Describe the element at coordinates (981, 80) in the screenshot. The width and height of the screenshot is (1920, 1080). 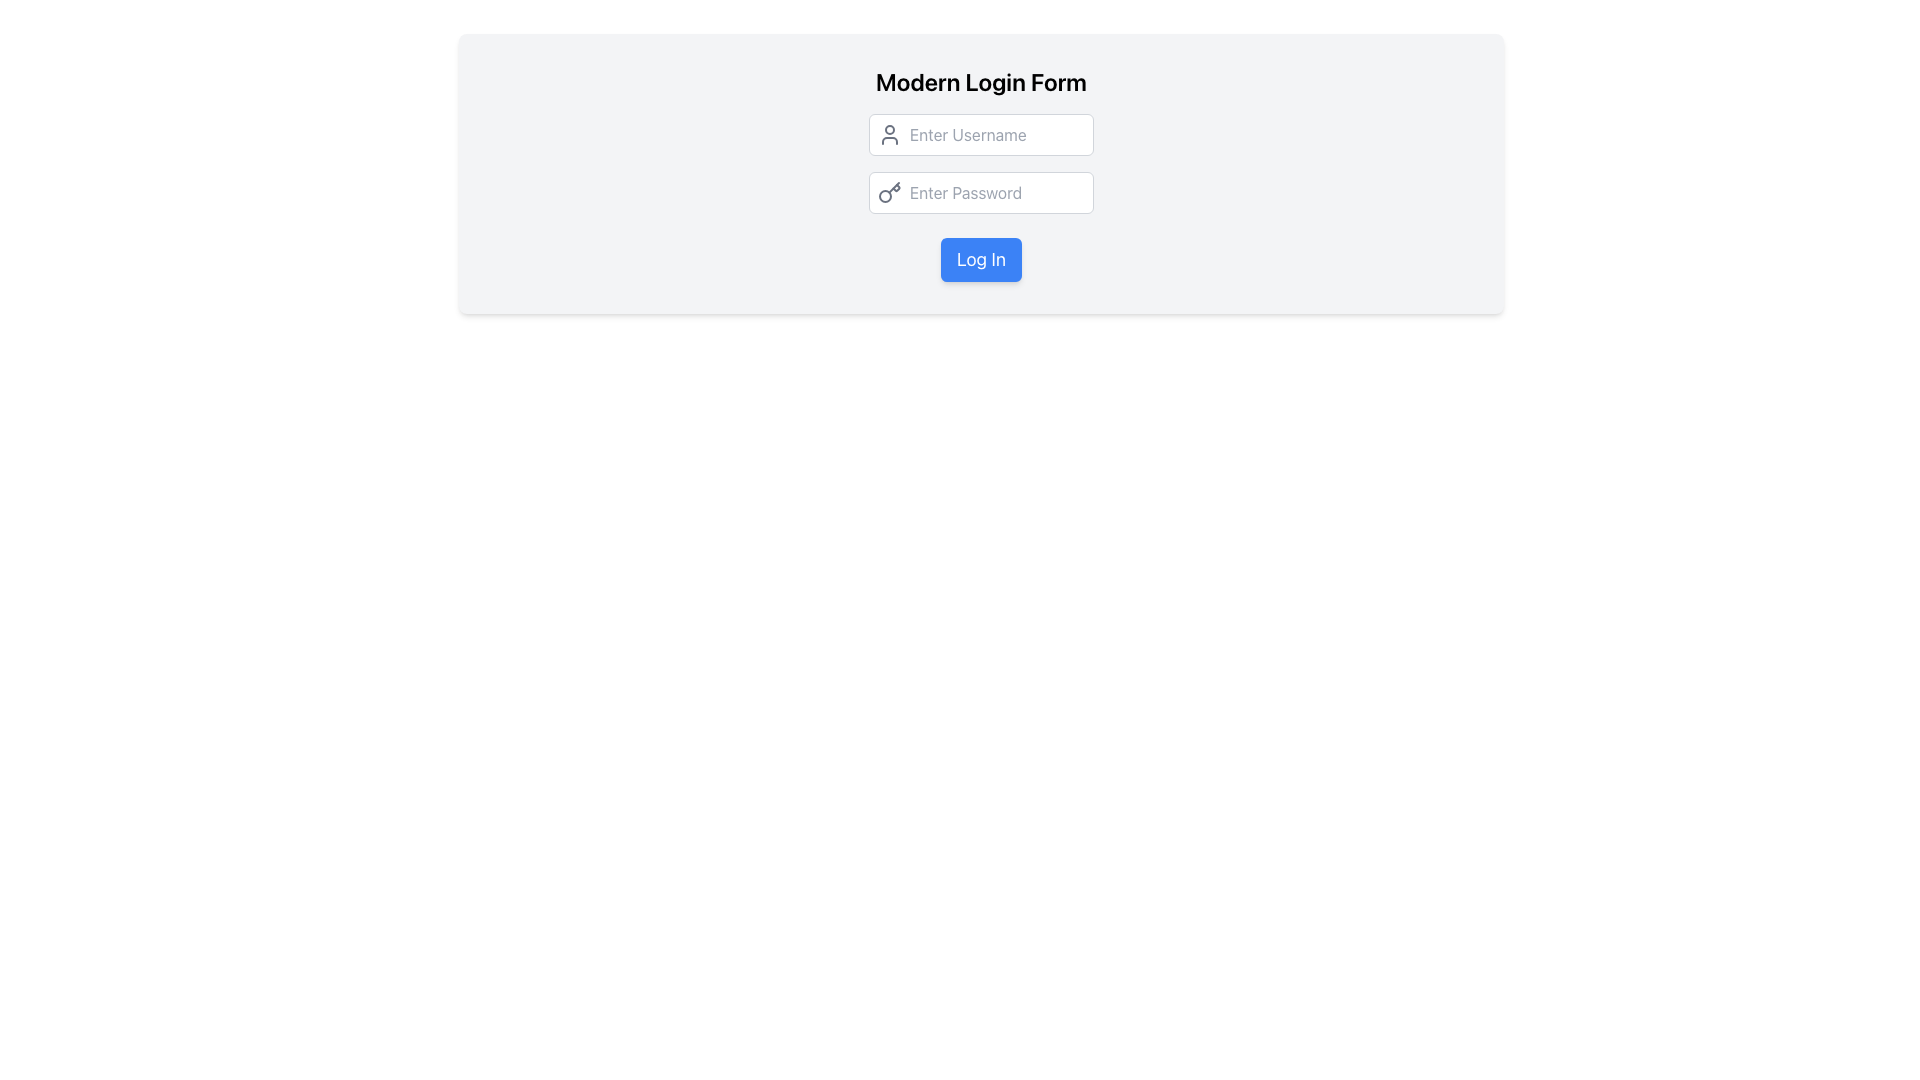
I see `the header text reading 'Modern Login Form', which is styled in bold and large font at the top center of the login form` at that location.